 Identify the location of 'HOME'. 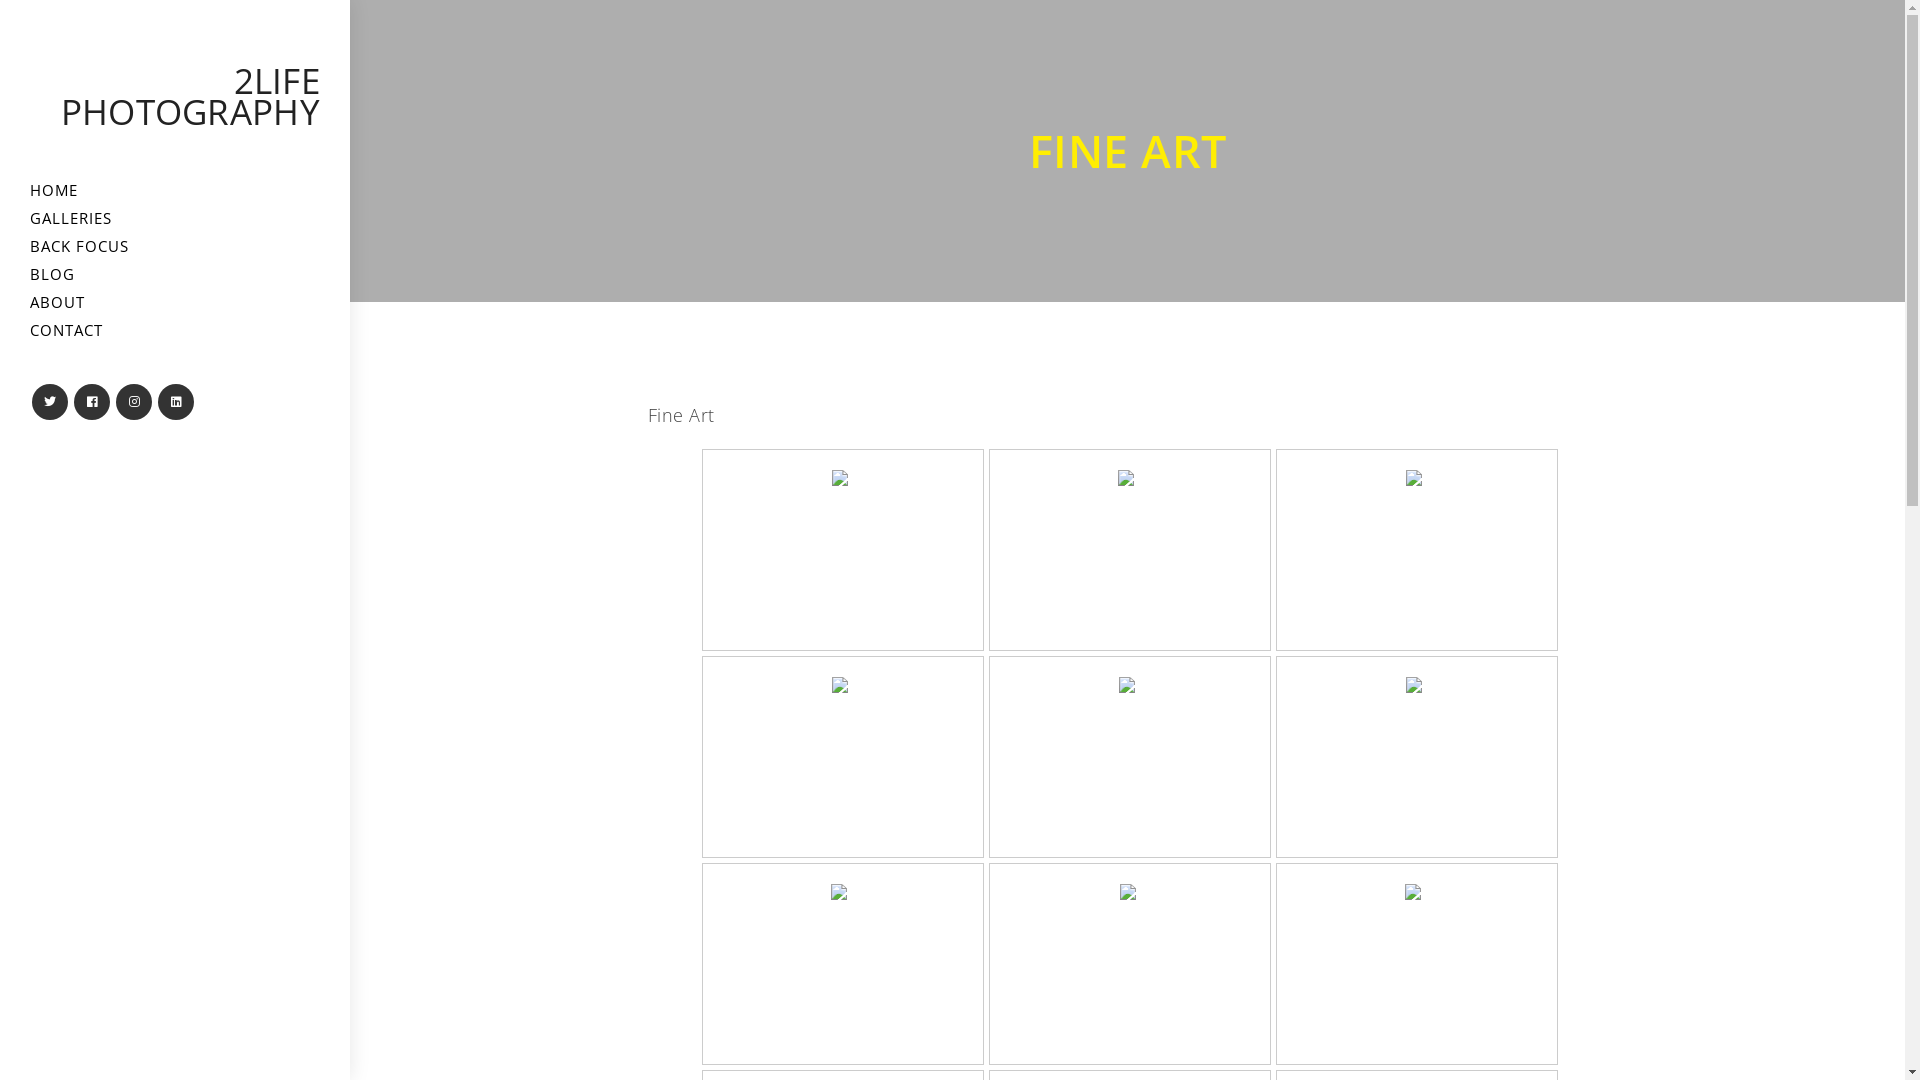
(0, 190).